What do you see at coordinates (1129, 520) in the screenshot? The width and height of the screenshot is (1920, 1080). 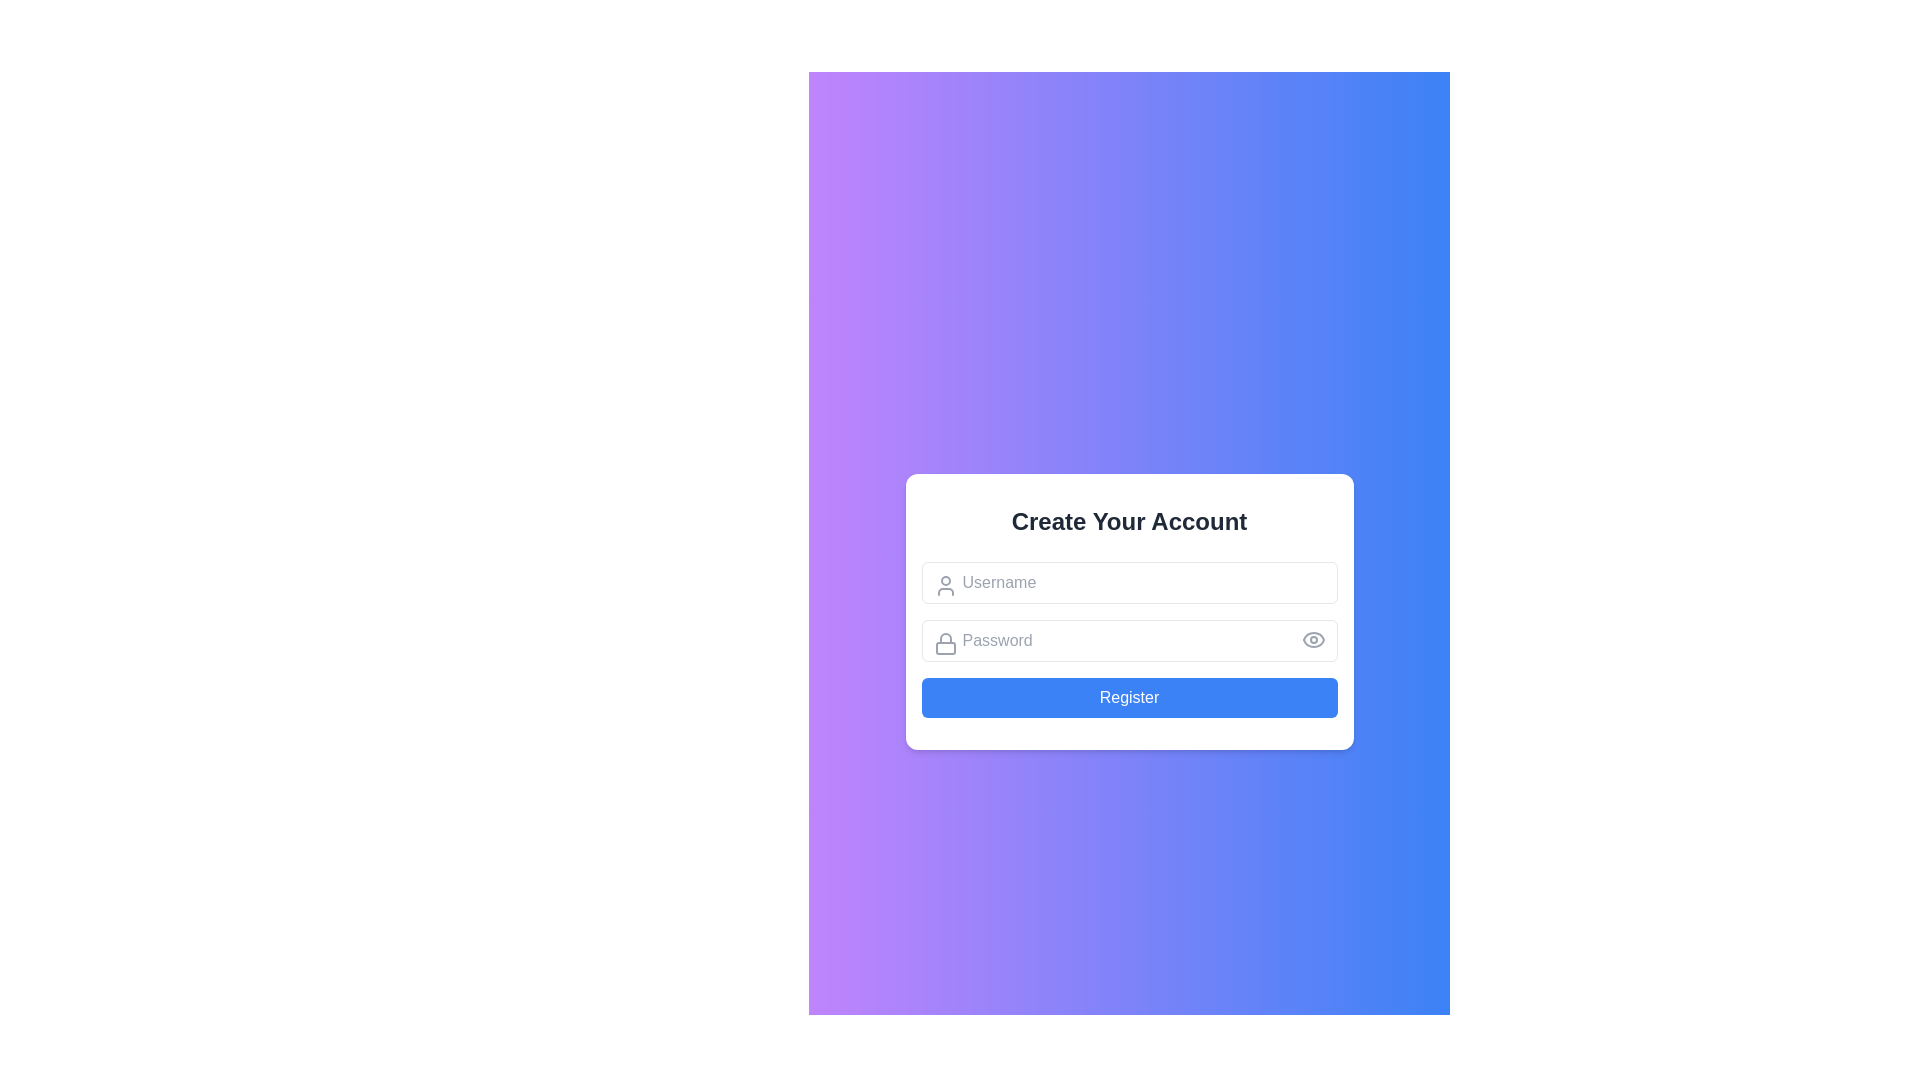 I see `the static text header that serves as the title for the registration form, which is centrally positioned above the input fields and buttons` at bounding box center [1129, 520].